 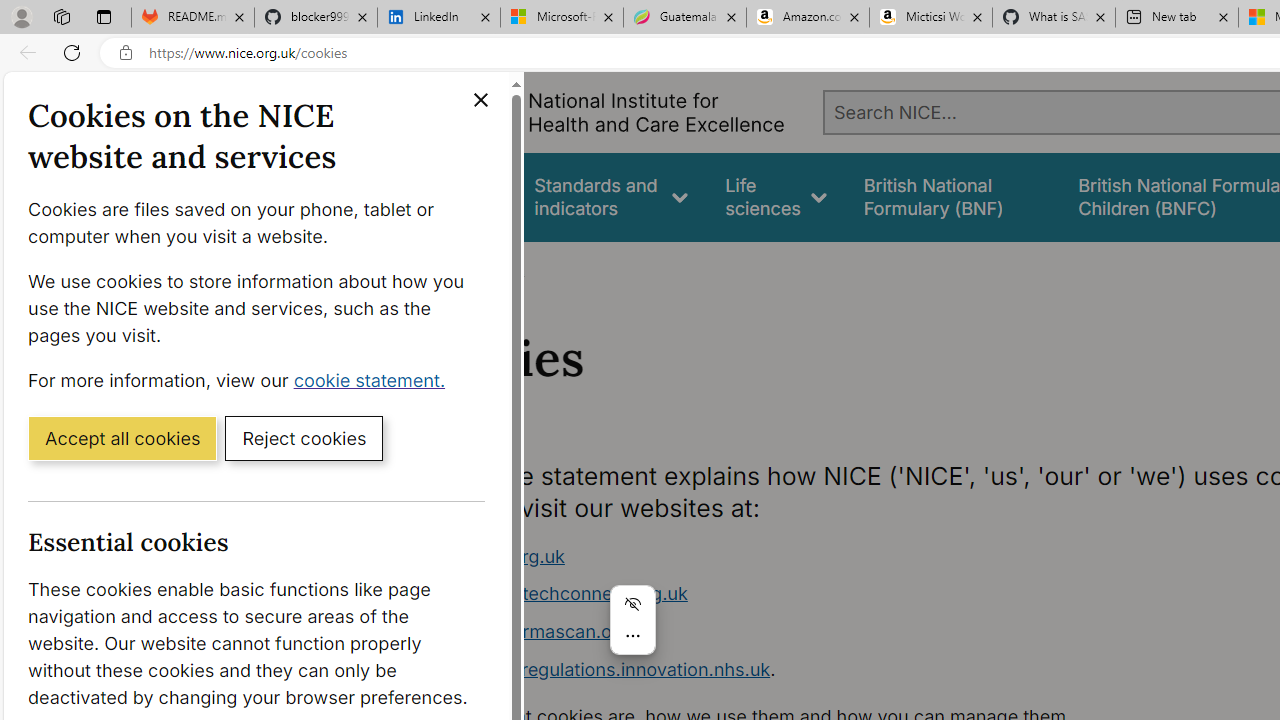 I want to click on 'Hide menu', so click(x=631, y=603).